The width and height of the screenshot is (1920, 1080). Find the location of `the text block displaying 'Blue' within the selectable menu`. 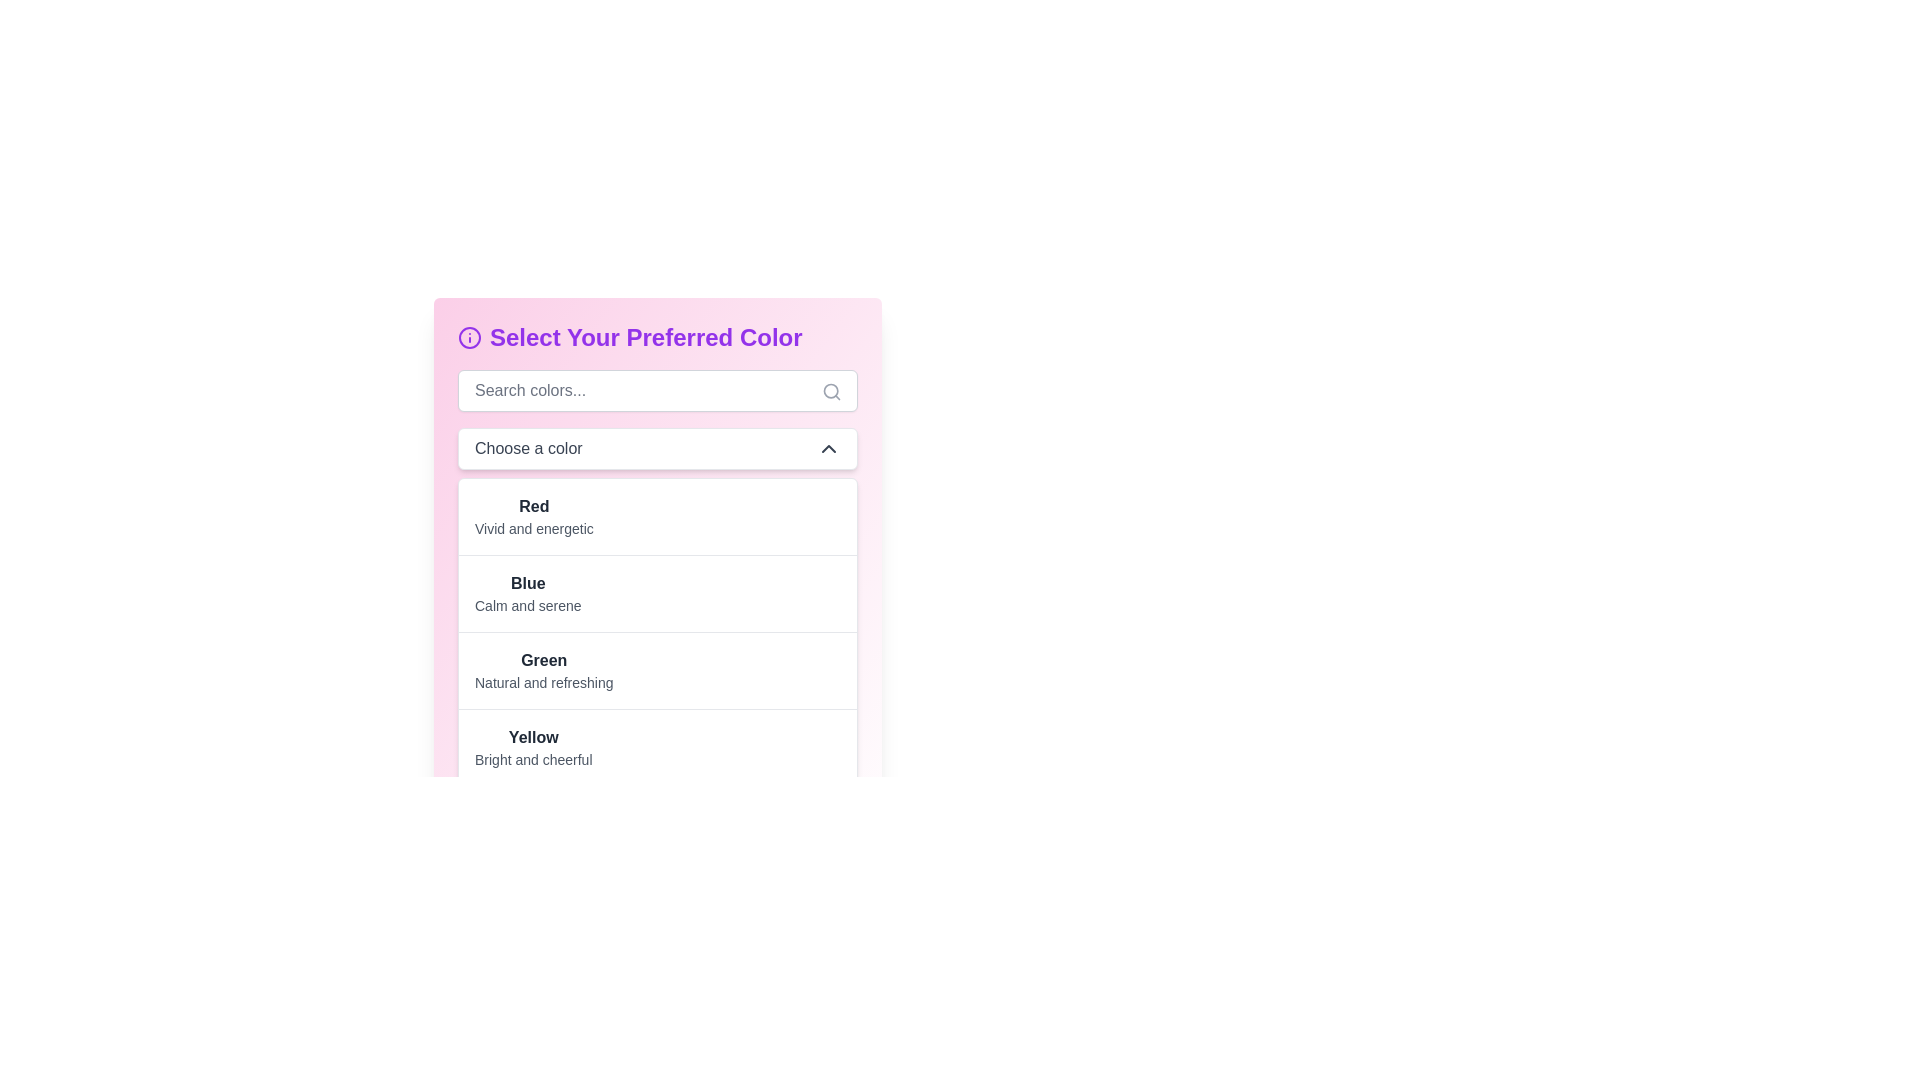

the text block displaying 'Blue' within the selectable menu is located at coordinates (528, 593).